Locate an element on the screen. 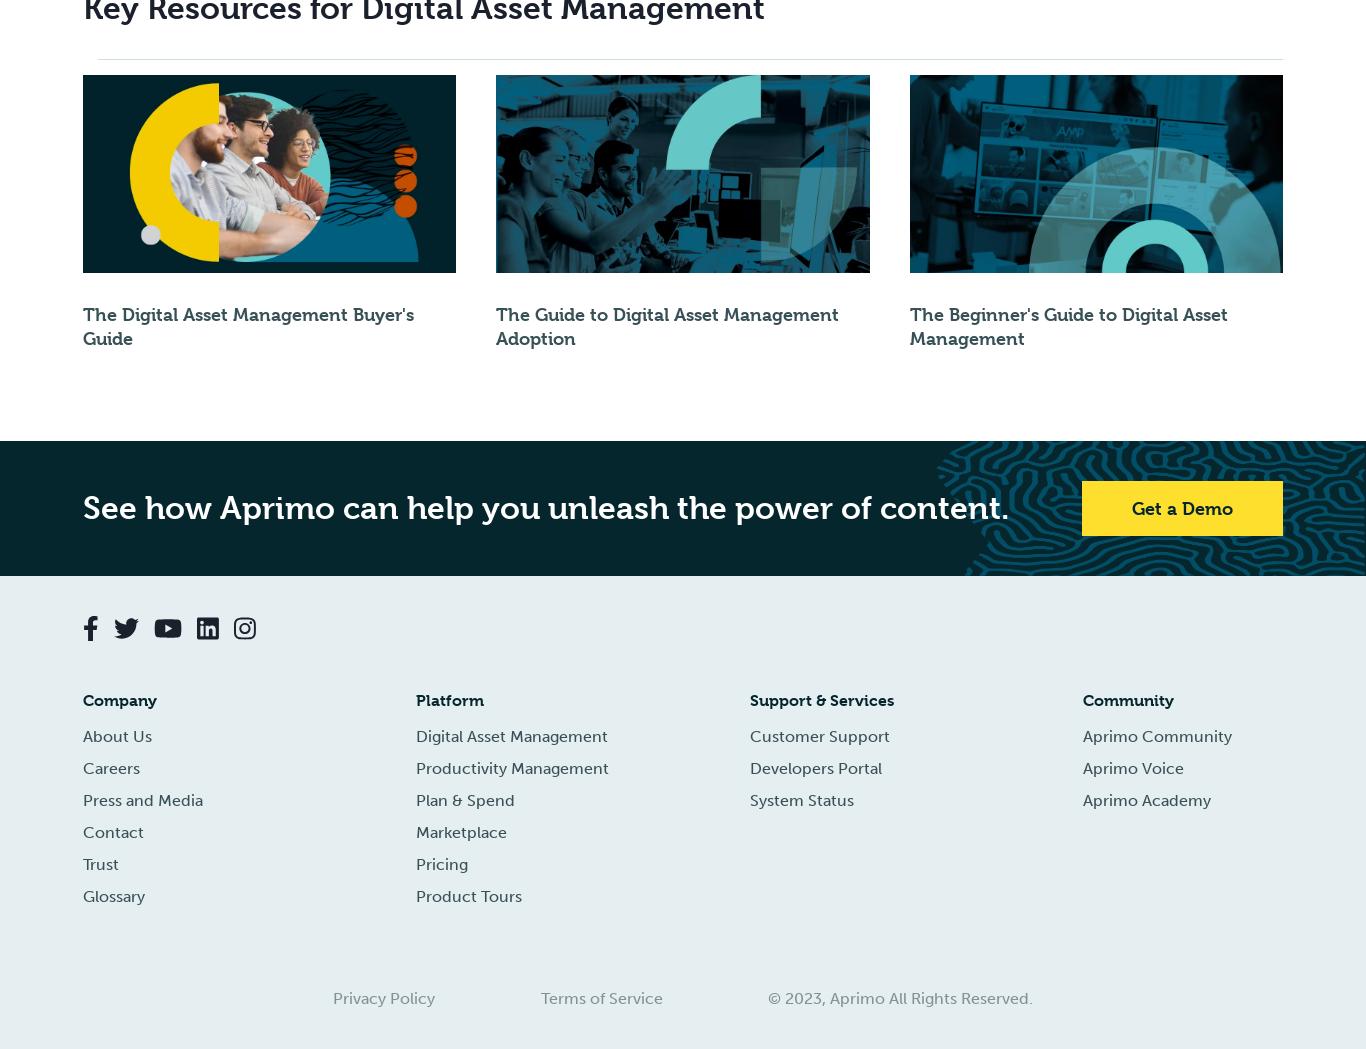  'Glossary' is located at coordinates (114, 895).